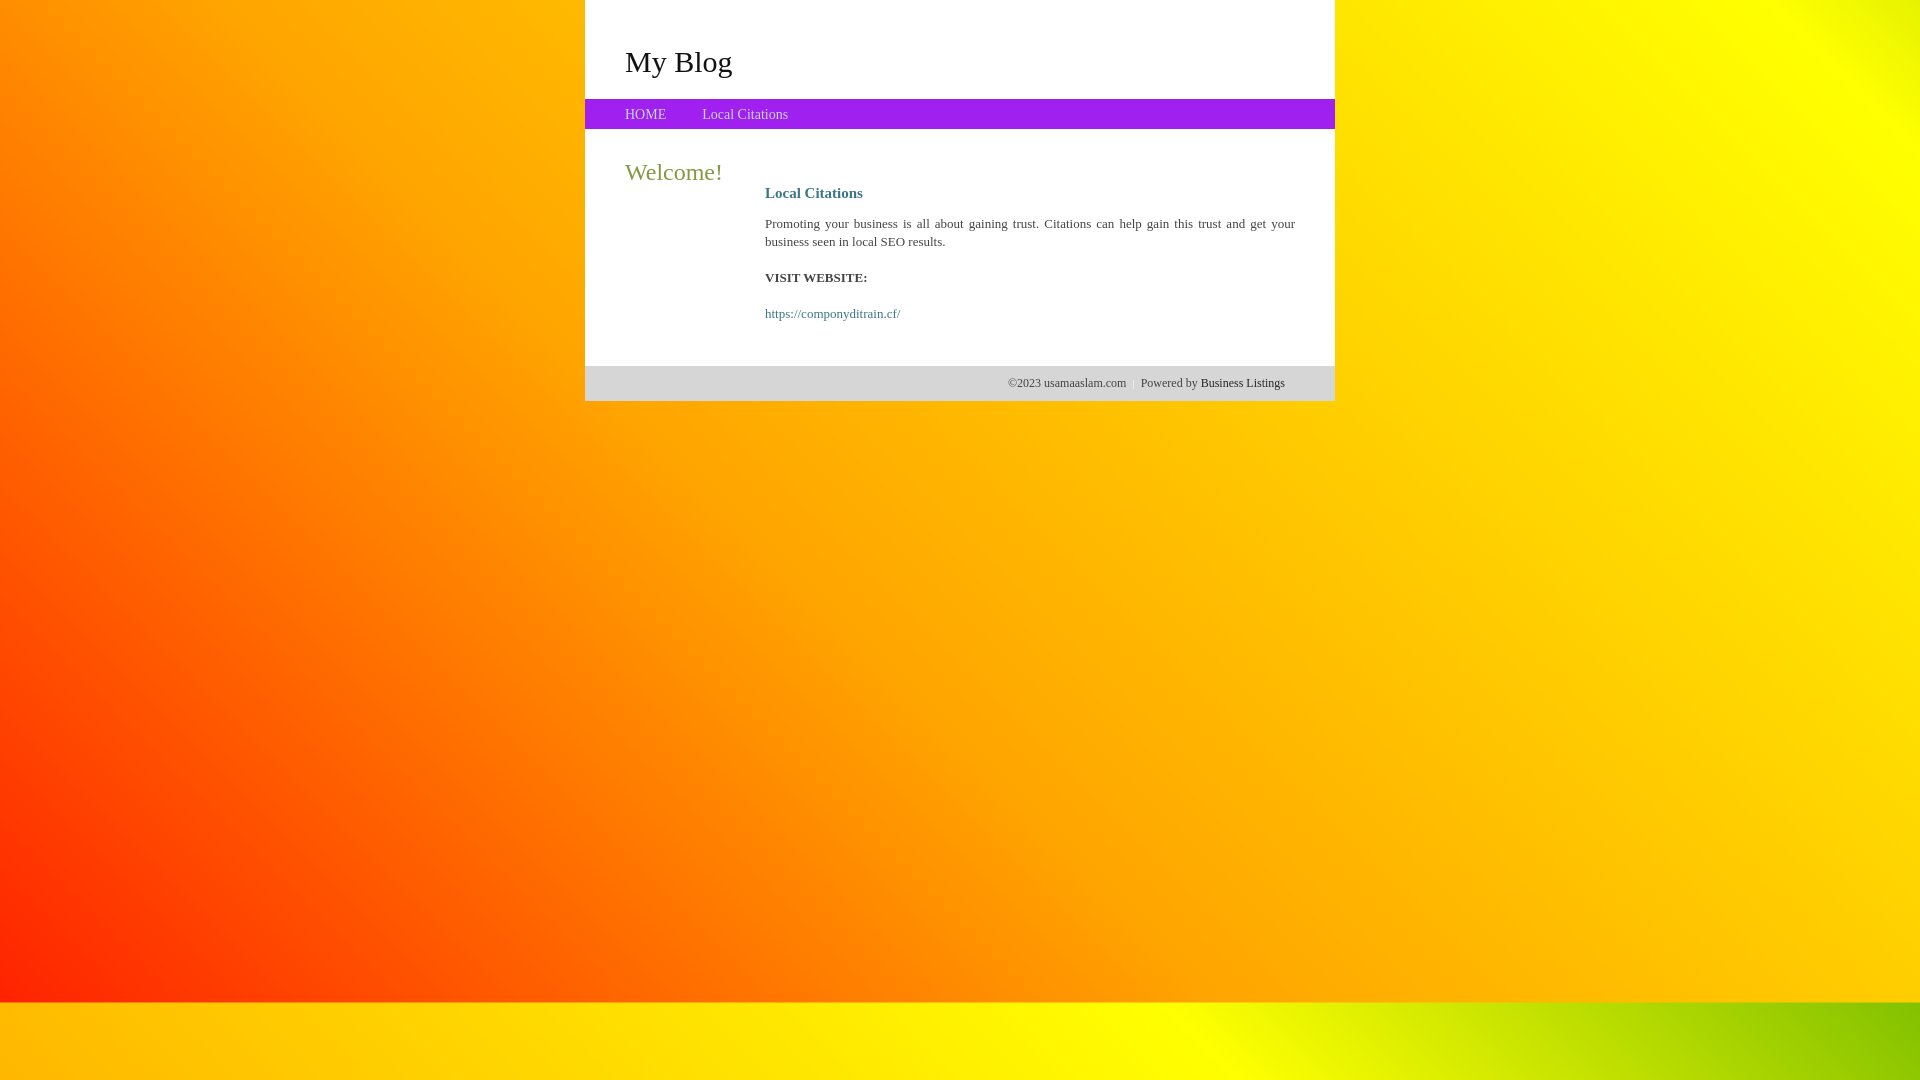  What do you see at coordinates (1242, 382) in the screenshot?
I see `'Business Listings'` at bounding box center [1242, 382].